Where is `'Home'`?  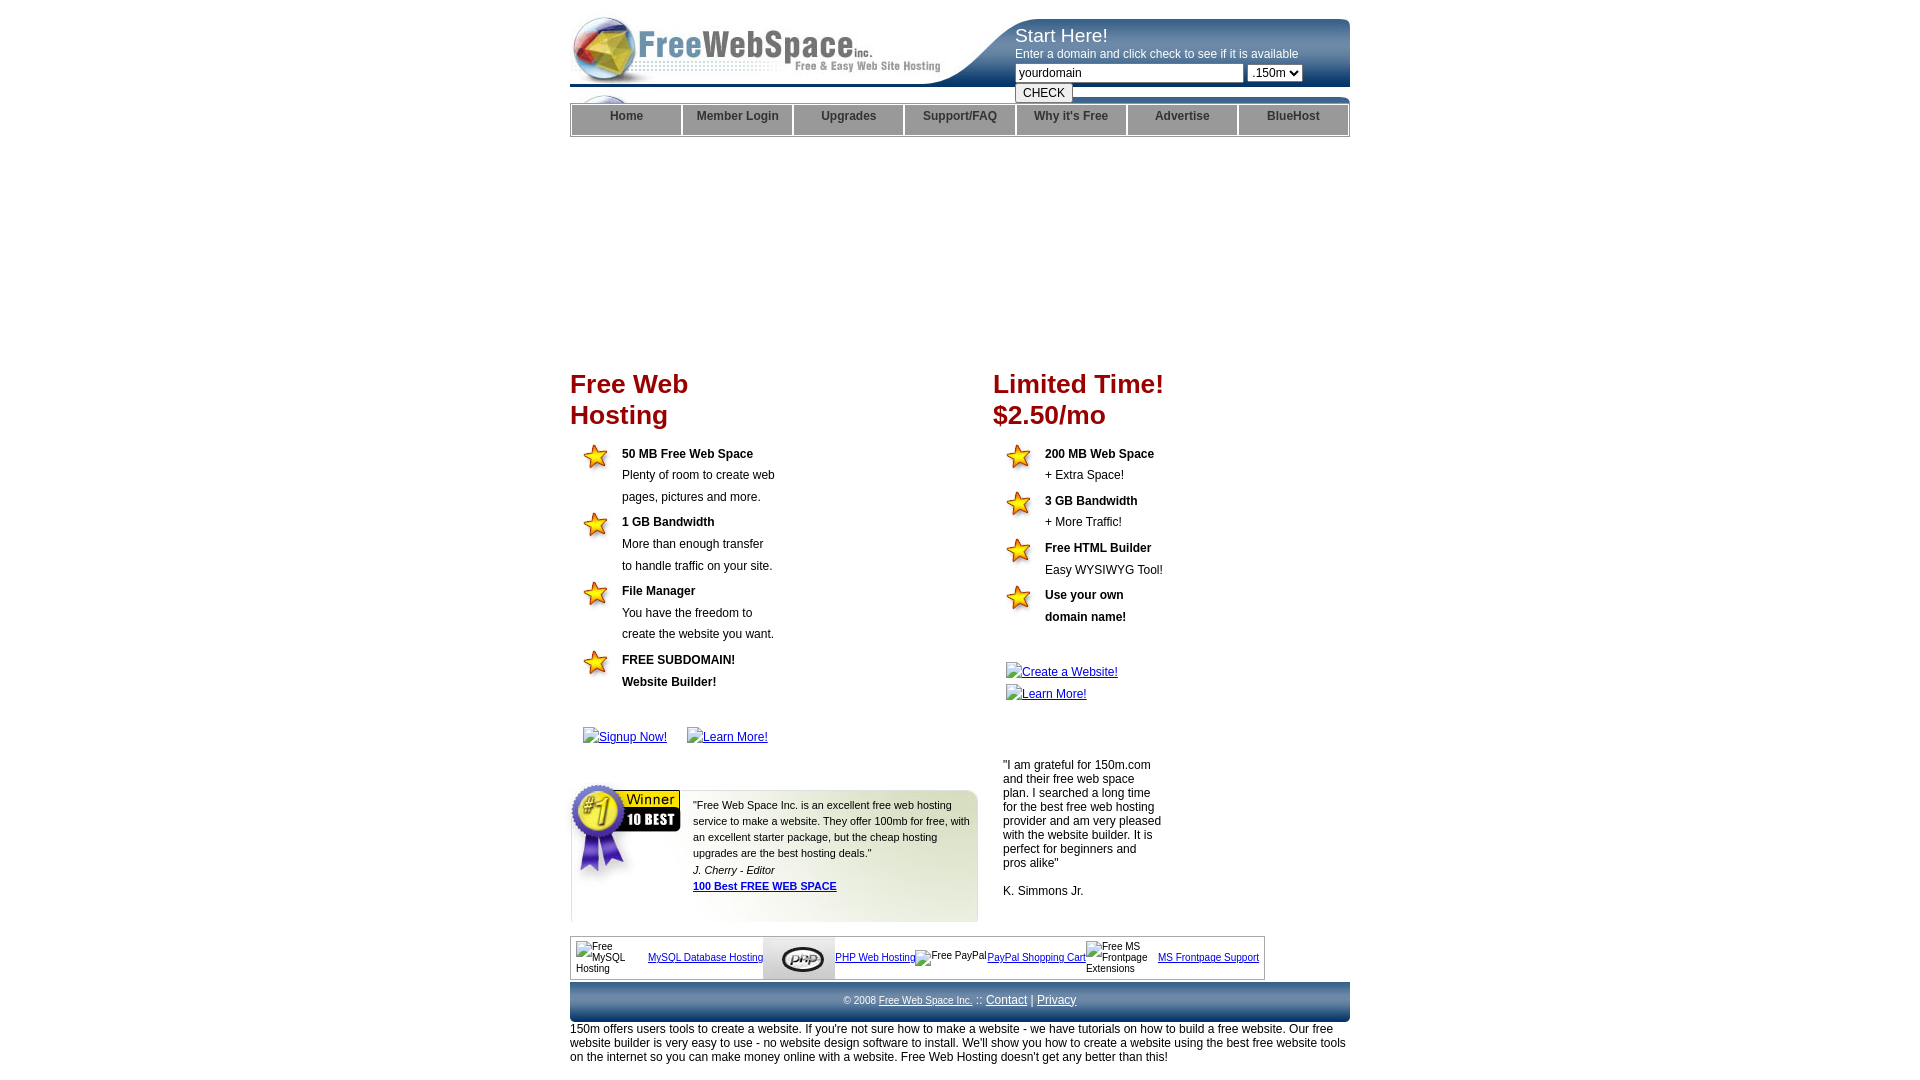
'Home' is located at coordinates (625, 119).